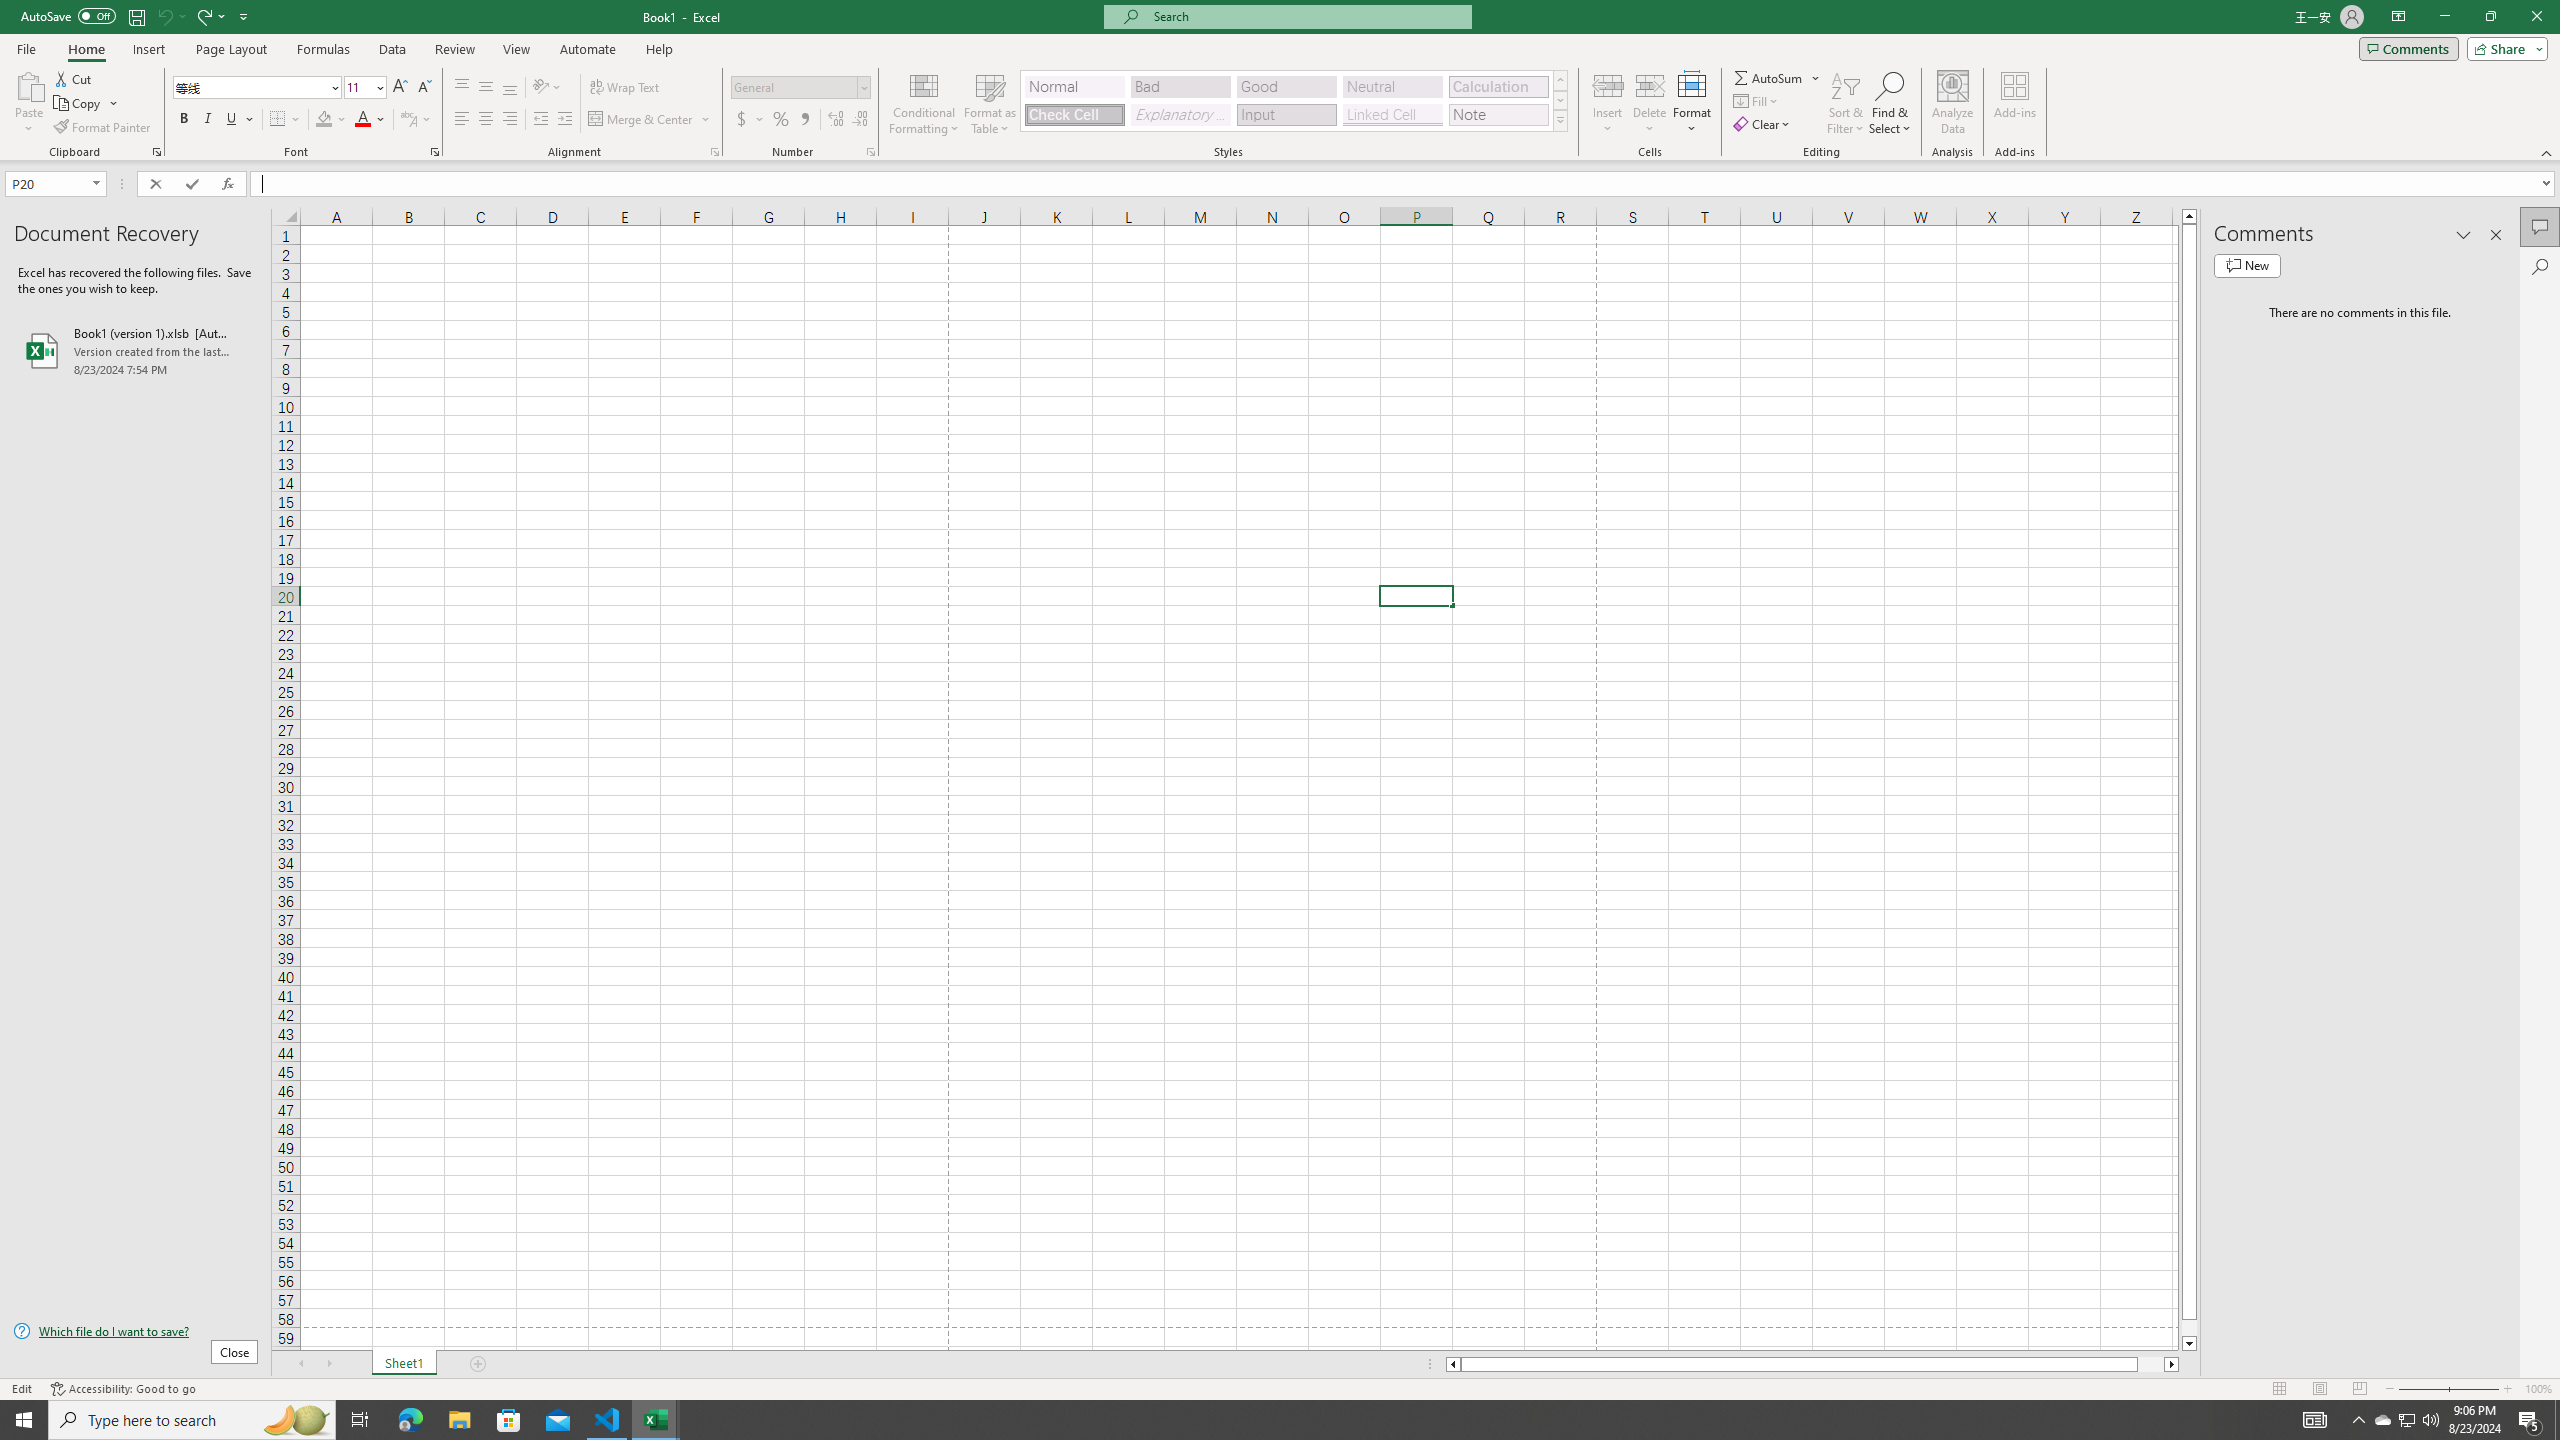 The width and height of the screenshot is (2560, 1440). Describe the element at coordinates (2502, 47) in the screenshot. I see `'Share'` at that location.